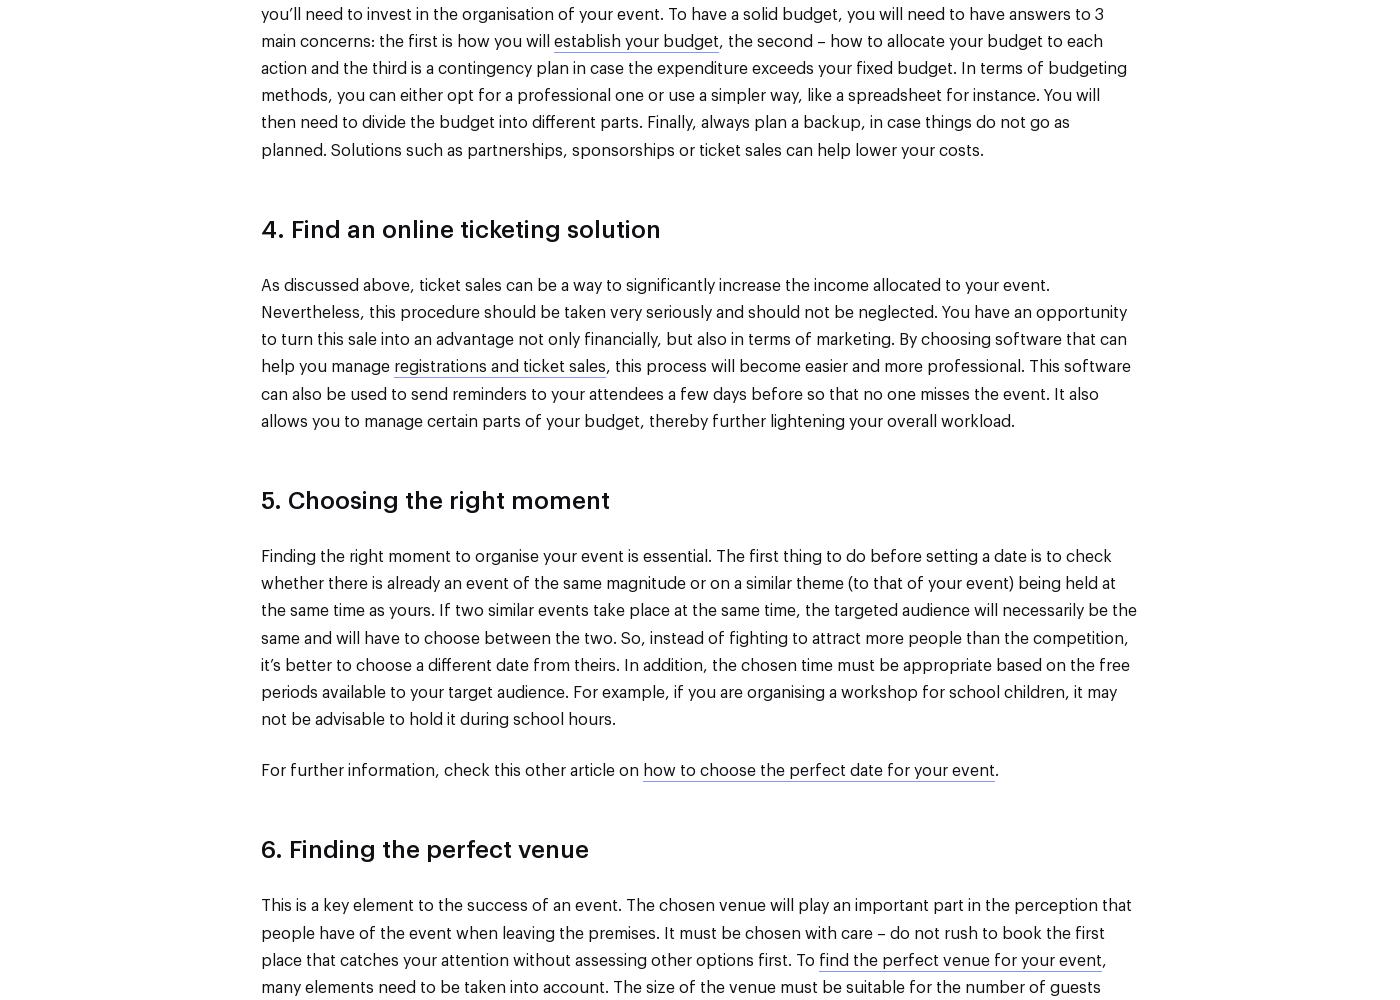 The height and width of the screenshot is (1000, 1400). What do you see at coordinates (424, 850) in the screenshot?
I see `'6. Finding the perfect venue'` at bounding box center [424, 850].